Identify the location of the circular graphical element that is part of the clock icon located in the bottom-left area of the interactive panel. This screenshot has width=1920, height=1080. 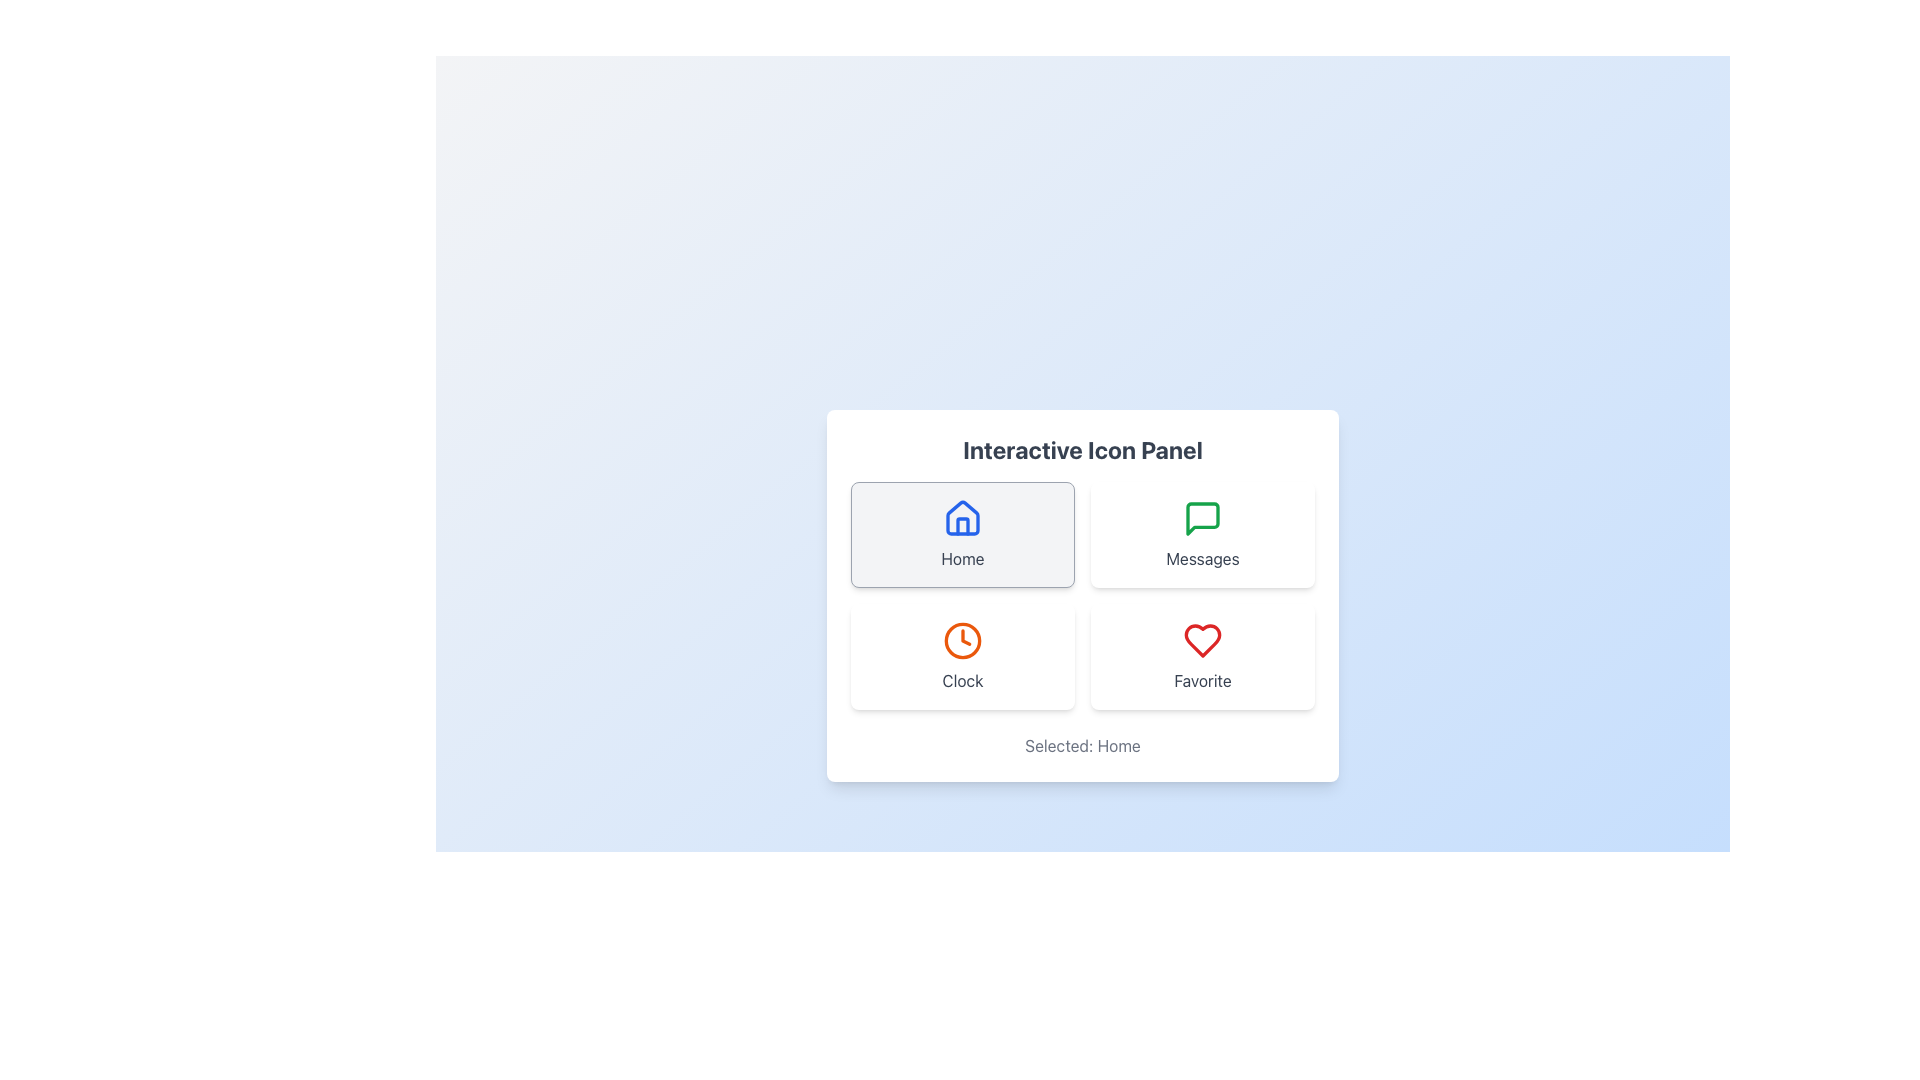
(963, 640).